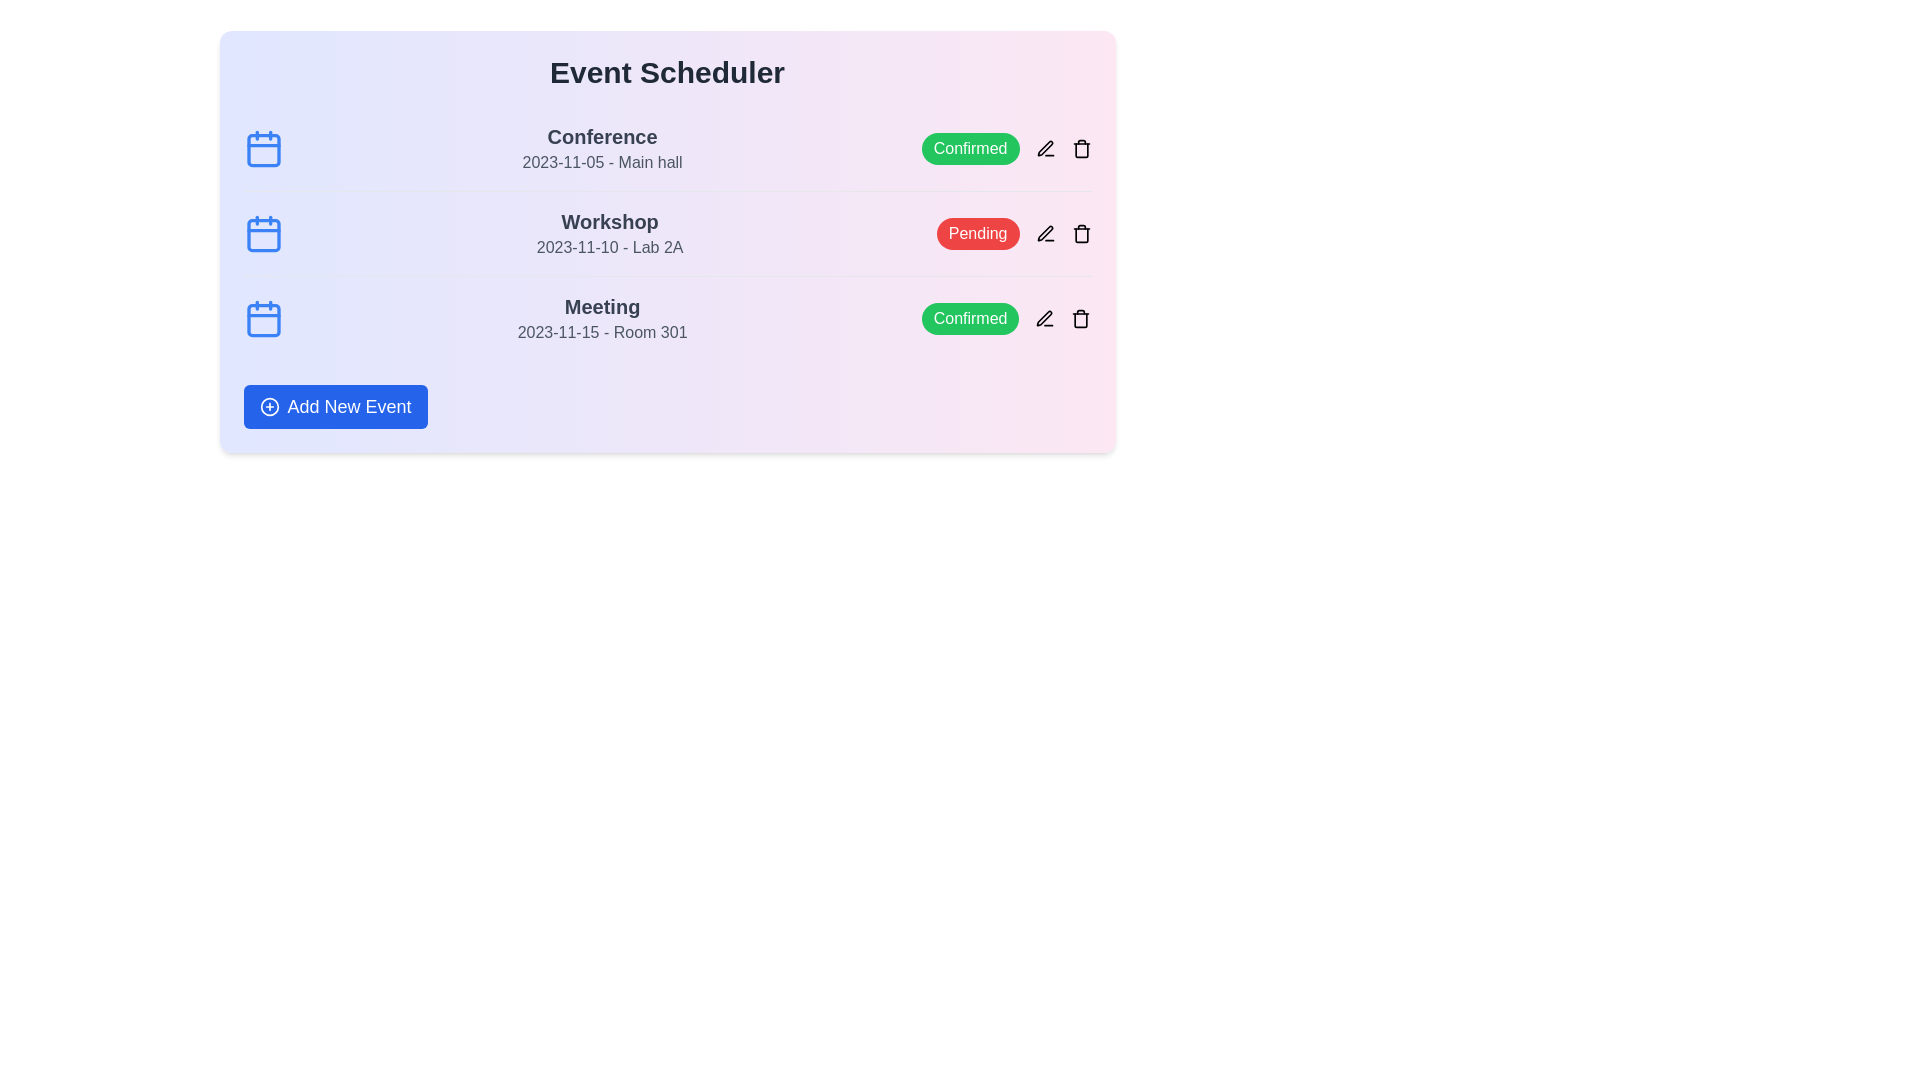 The height and width of the screenshot is (1080, 1920). I want to click on the Text Display Block that contains the title 'Meeting' and details '2023-11-15 - Room 301' in the Event Scheduler section, so click(601, 318).